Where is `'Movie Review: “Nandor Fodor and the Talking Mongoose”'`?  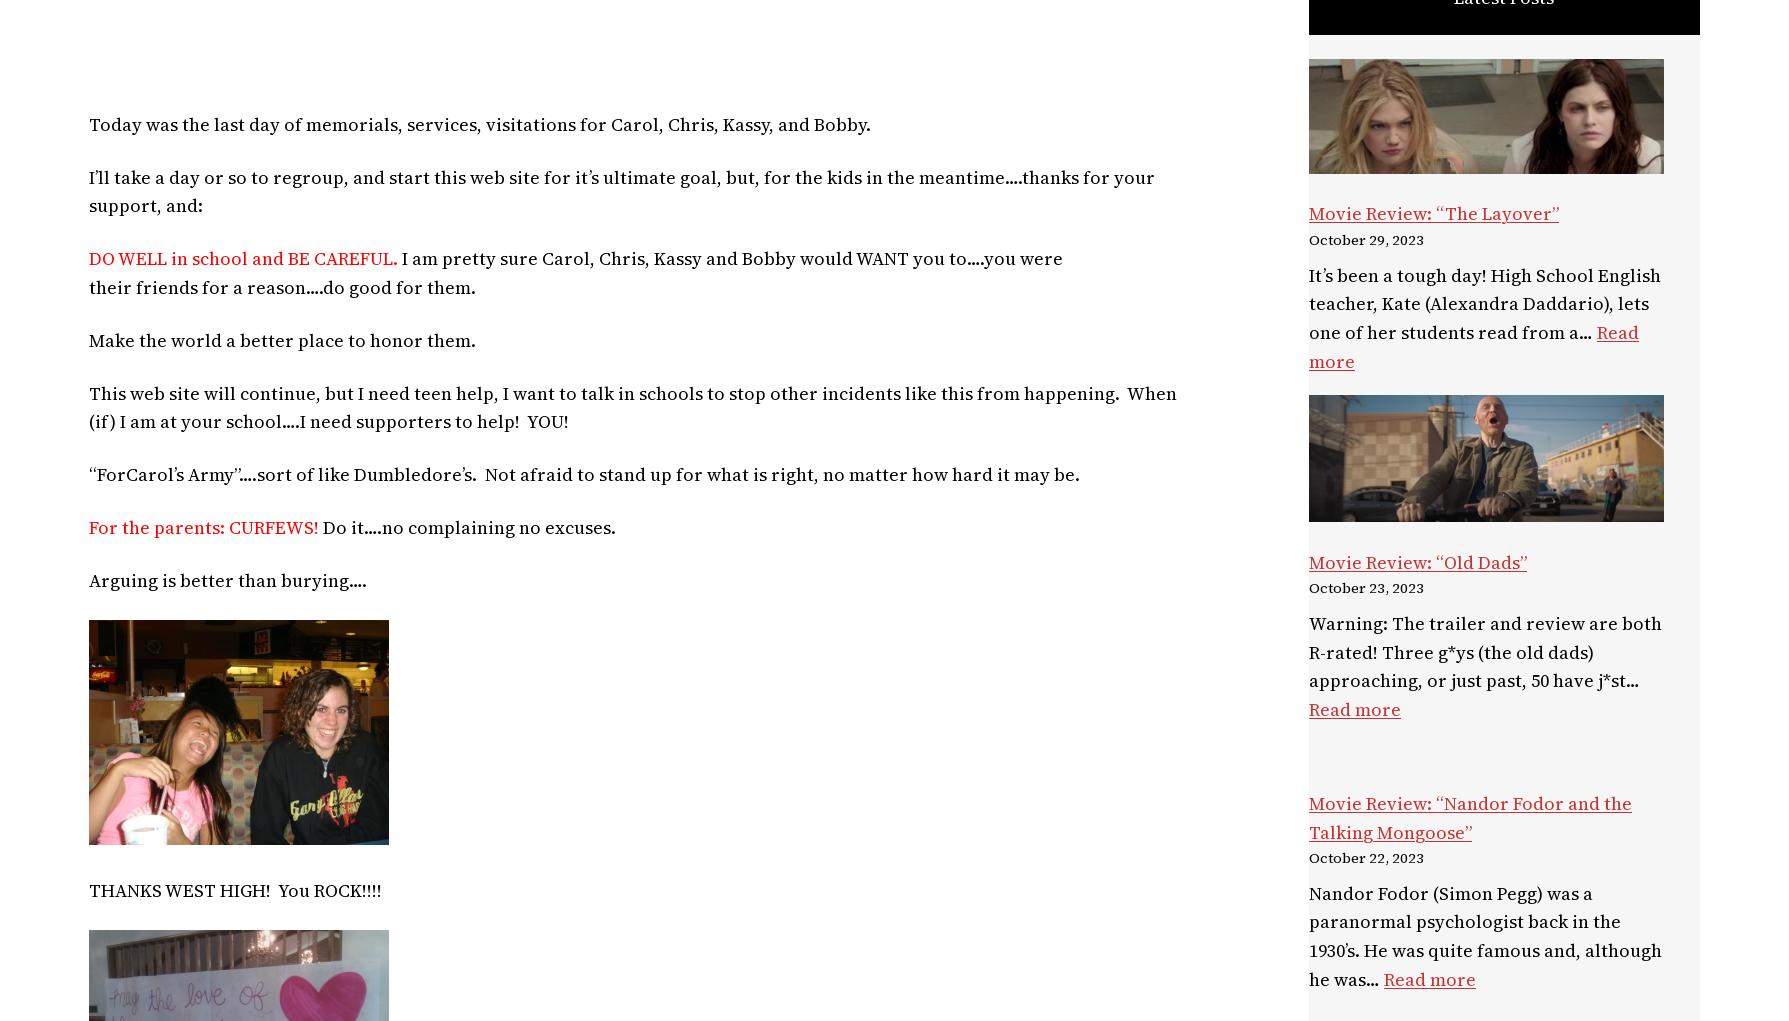
'Movie Review: “Nandor Fodor and the Talking Mongoose”' is located at coordinates (1470, 816).